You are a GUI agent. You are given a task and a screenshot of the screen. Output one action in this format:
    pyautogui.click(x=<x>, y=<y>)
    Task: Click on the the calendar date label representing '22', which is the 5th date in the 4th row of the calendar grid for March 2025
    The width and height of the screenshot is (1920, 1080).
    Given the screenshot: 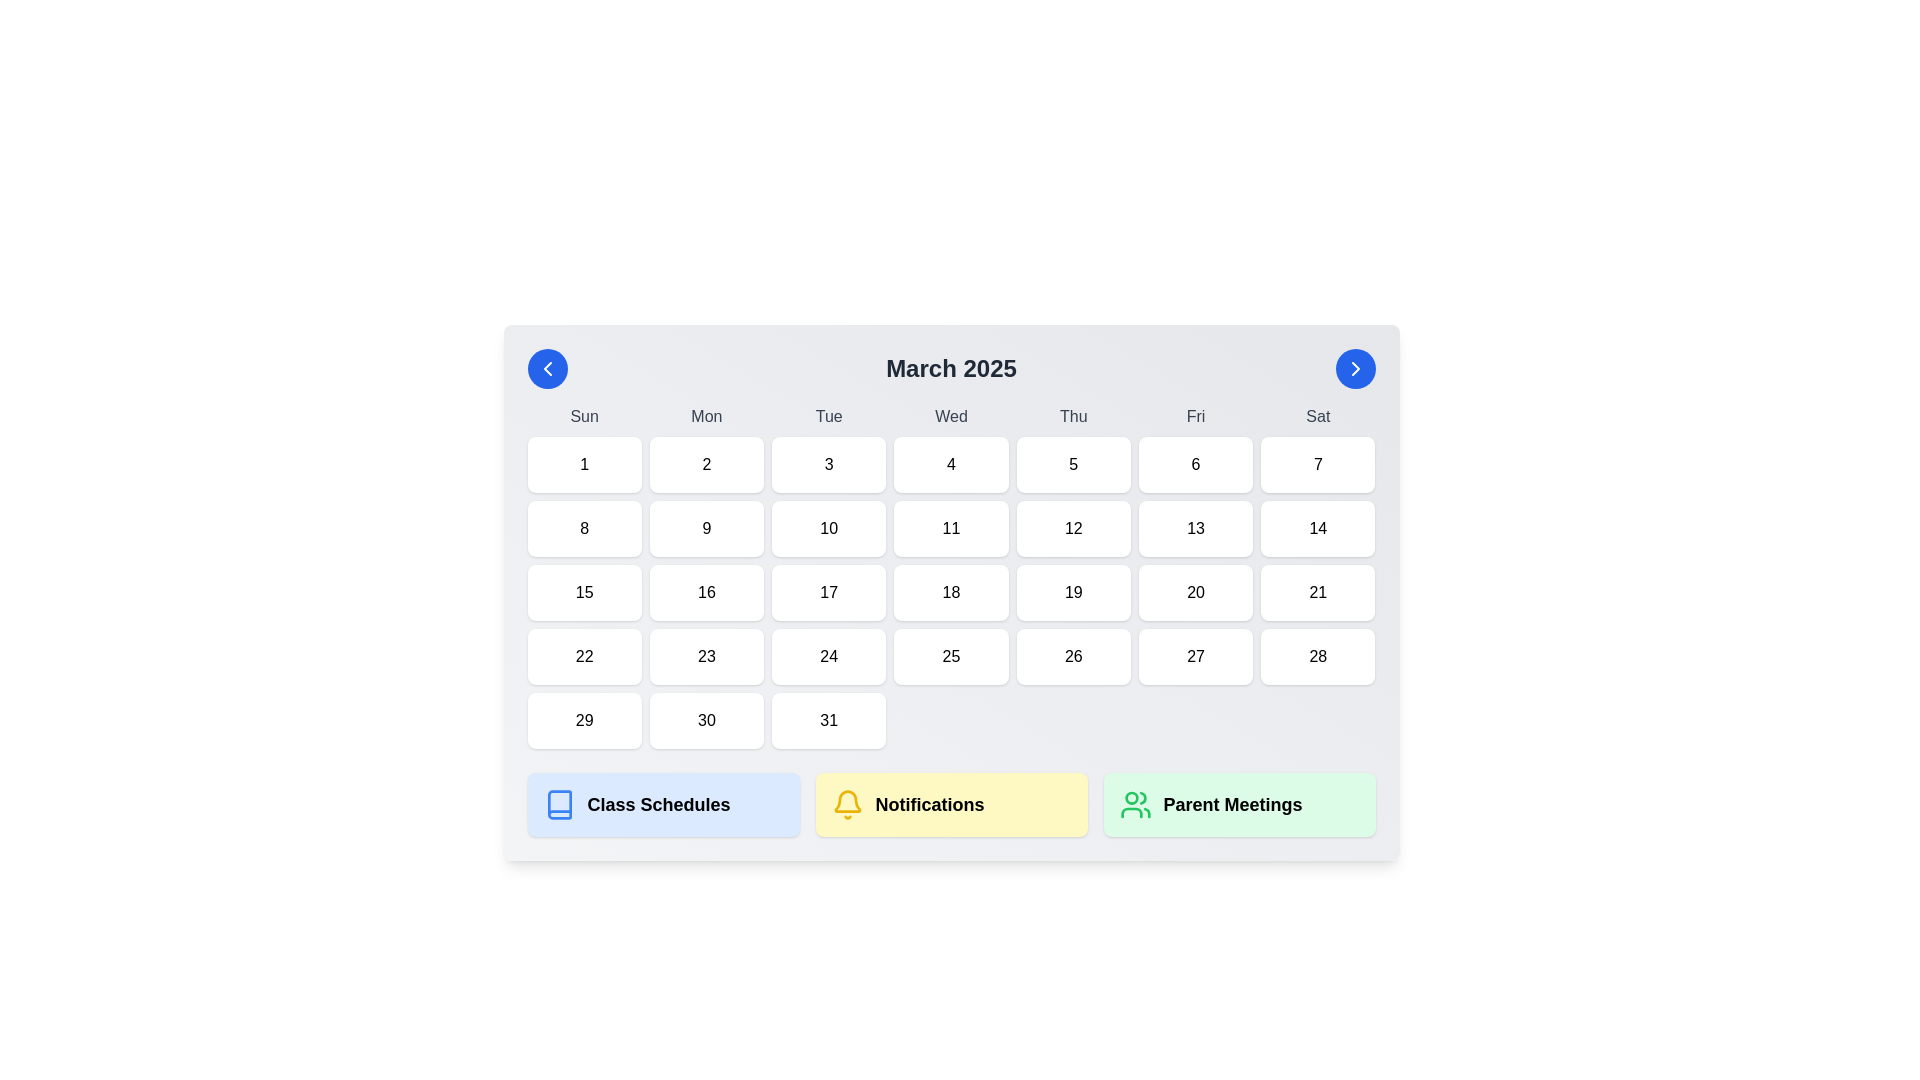 What is the action you would take?
    pyautogui.click(x=583, y=656)
    